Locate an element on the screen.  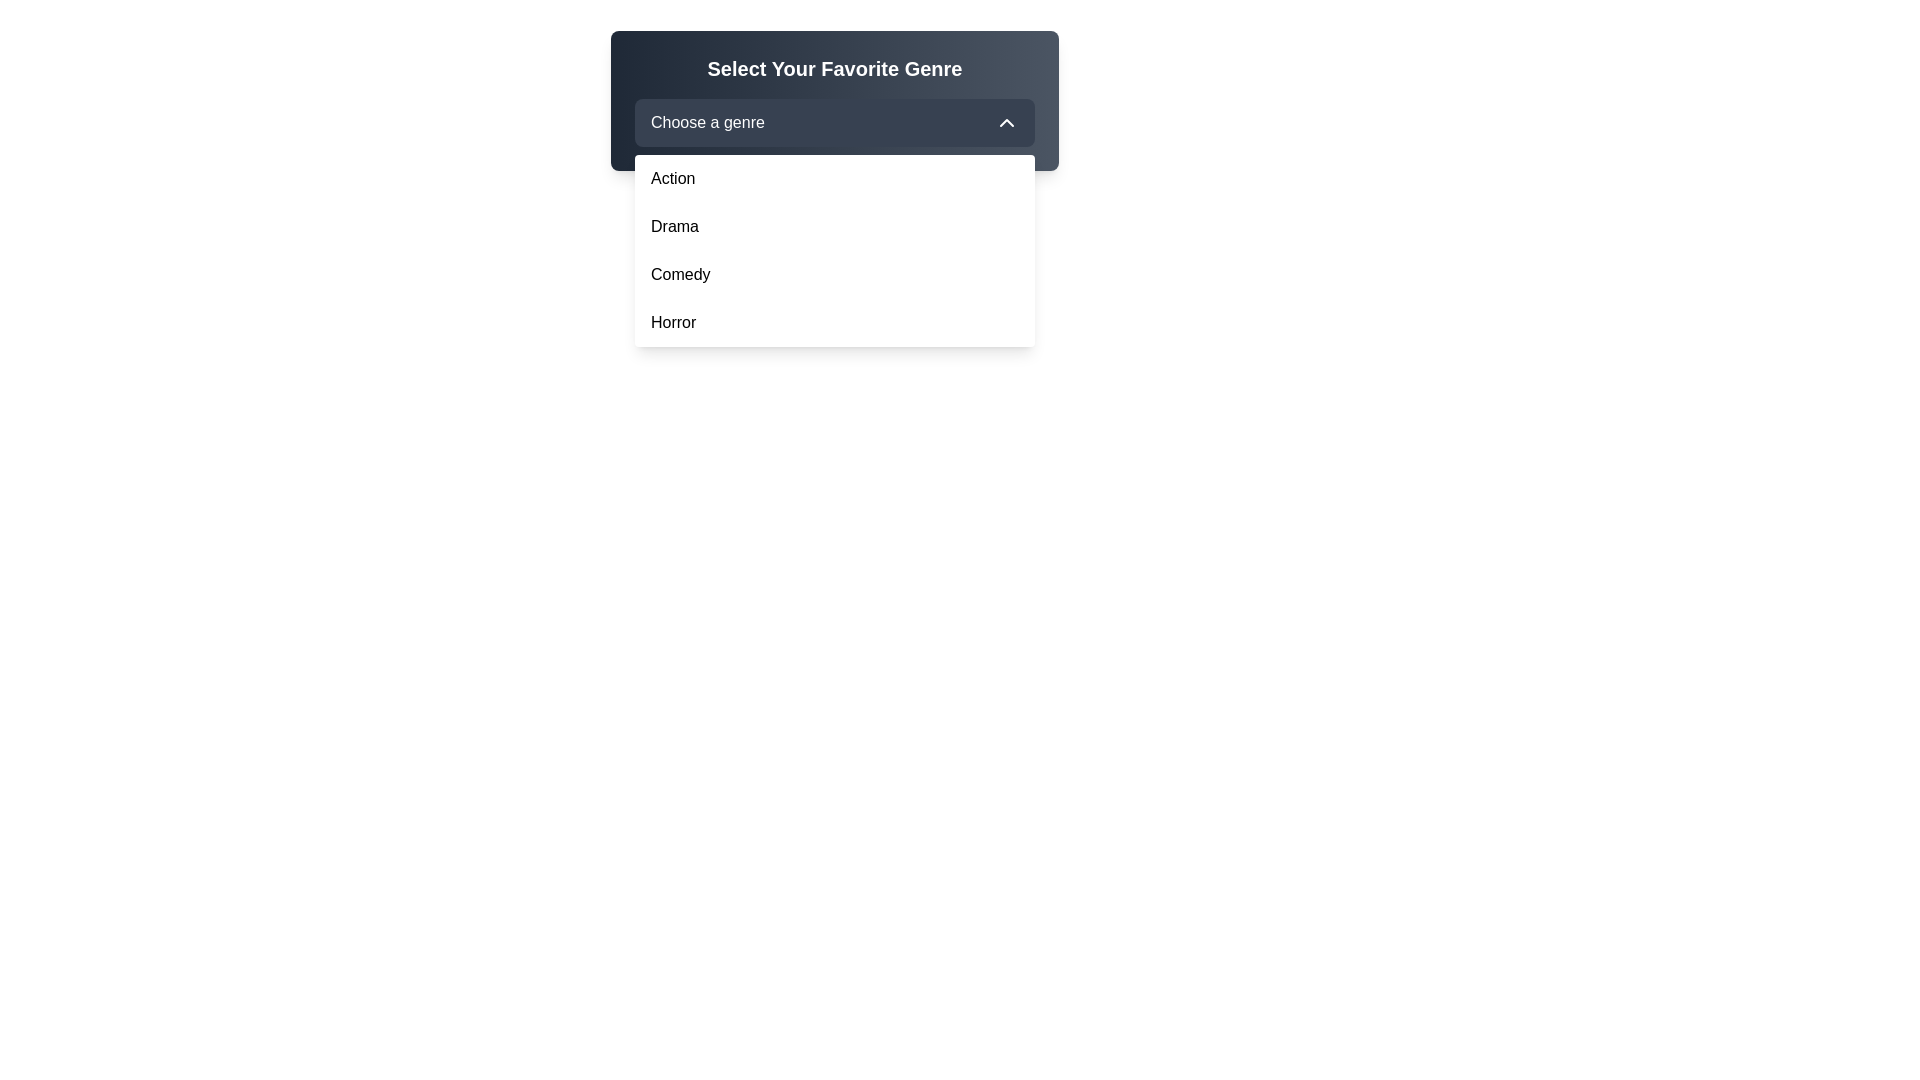
the 'Action' dropdown menu item, which is the first item in the dropdown menu below the 'Choose a genre' input is located at coordinates (673, 177).